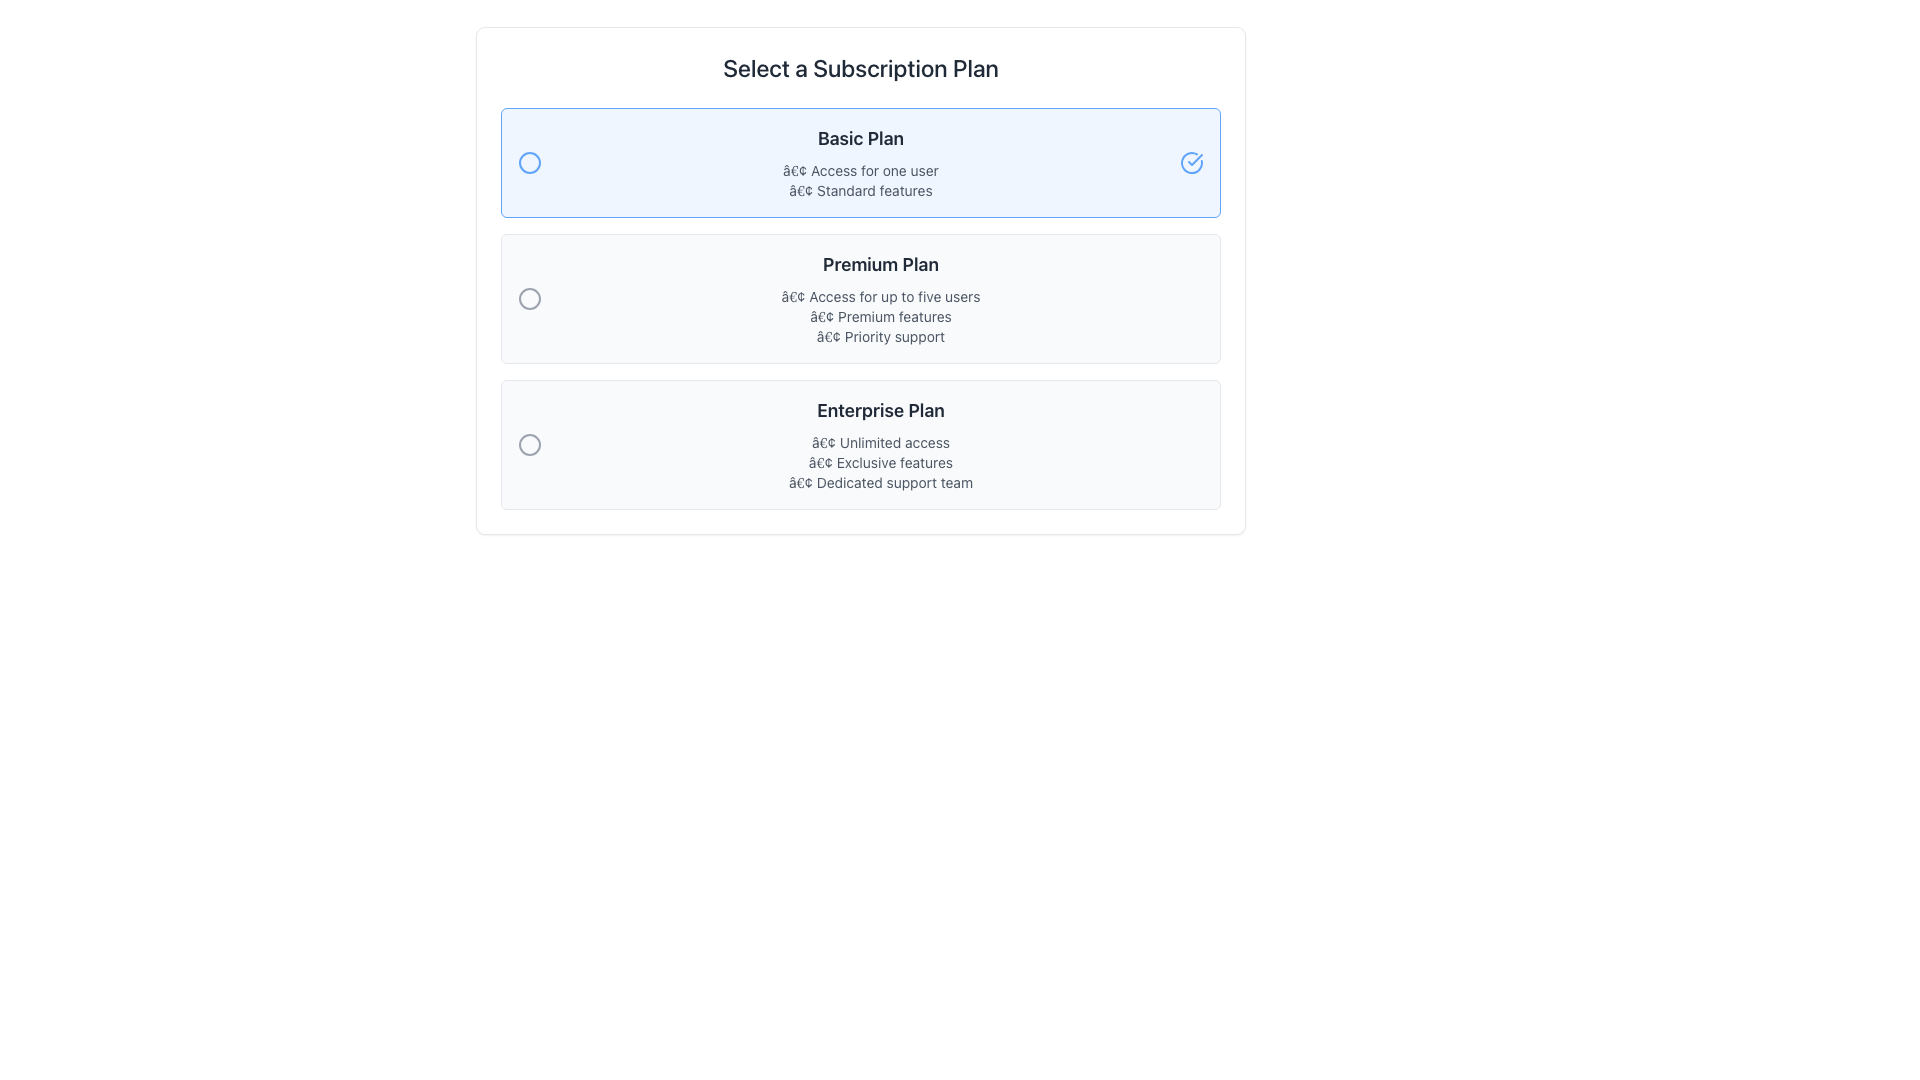 This screenshot has width=1920, height=1080. Describe the element at coordinates (880, 462) in the screenshot. I see `the text label displaying '• Exclusive features', which is the second item in the list of plan benefits under the 'Enterprise Plan' option` at that location.